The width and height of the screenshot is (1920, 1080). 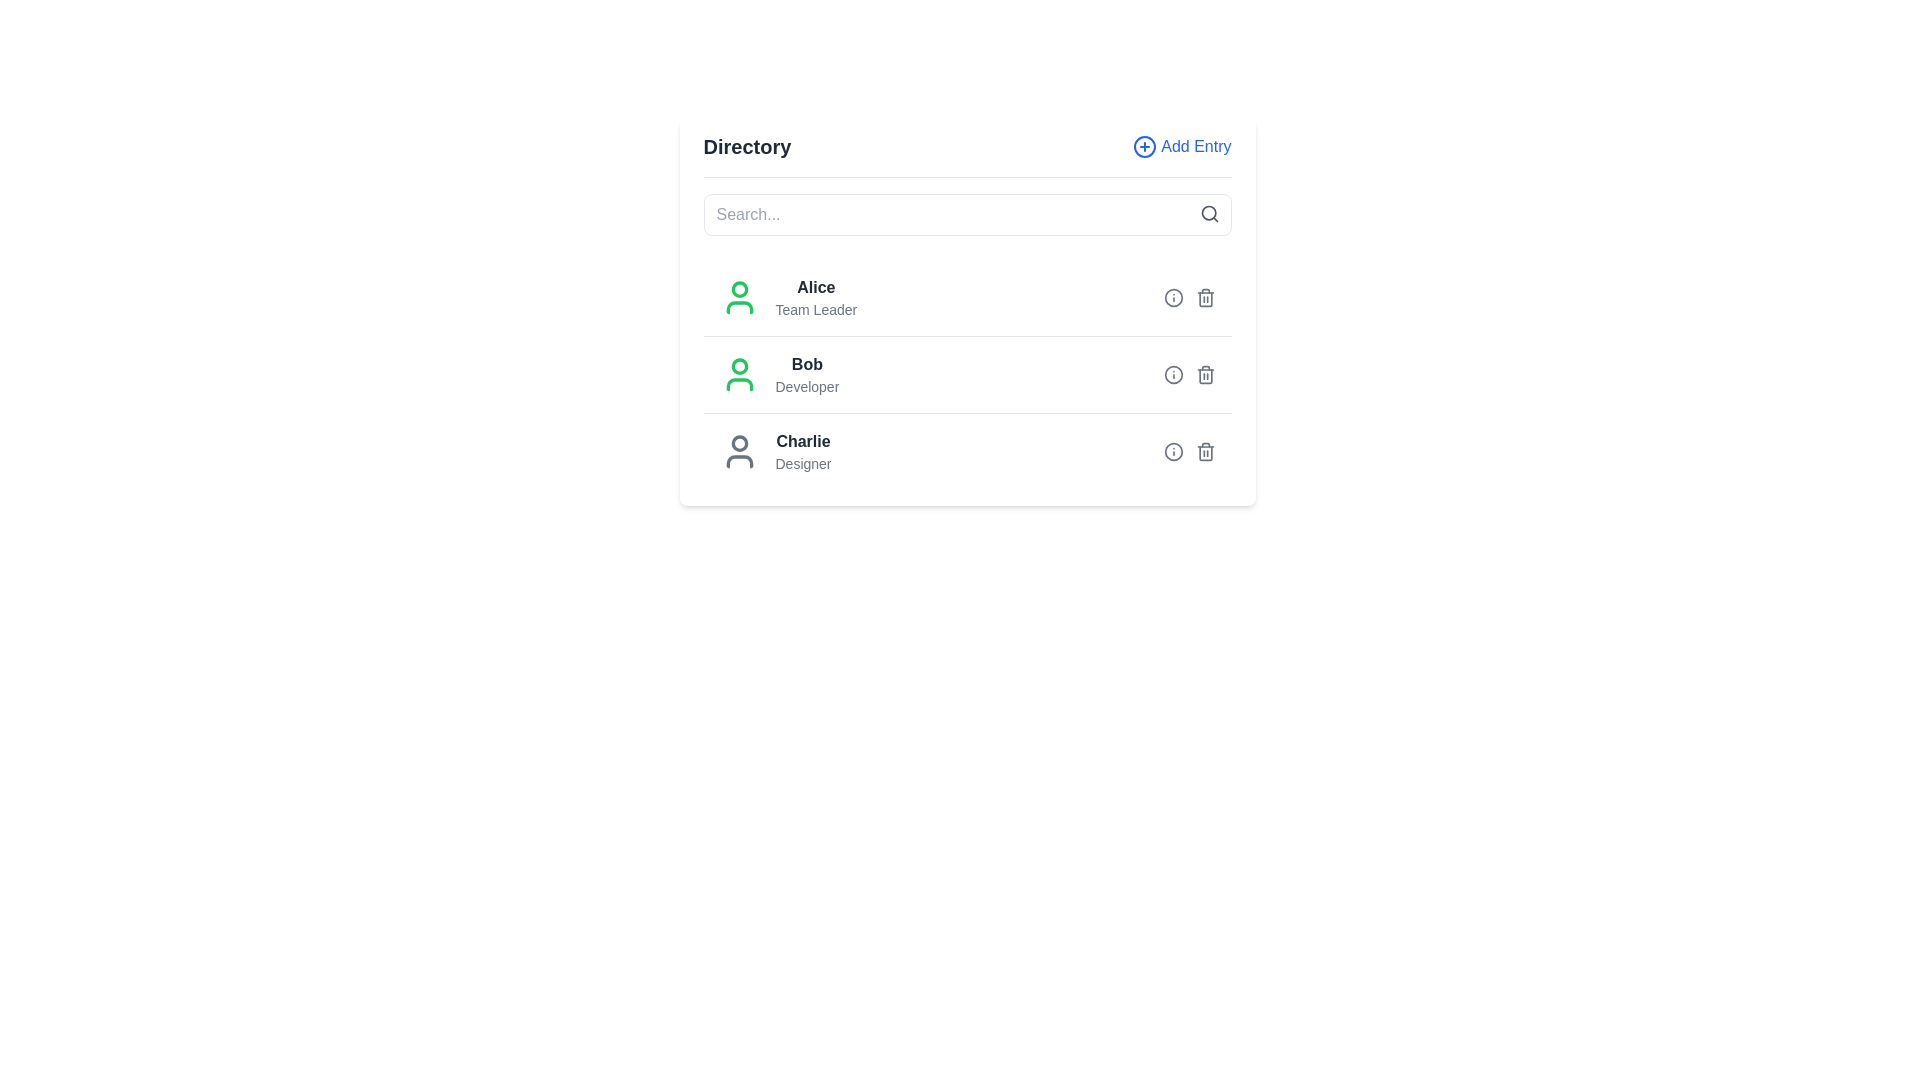 I want to click on the interactive elements within the Profile entry row that displays 'Bob' as the name and 'Developer' as the title, which is located between the entries for 'Alice - Team Leader' and 'Charlie - Designer', so click(x=967, y=374).